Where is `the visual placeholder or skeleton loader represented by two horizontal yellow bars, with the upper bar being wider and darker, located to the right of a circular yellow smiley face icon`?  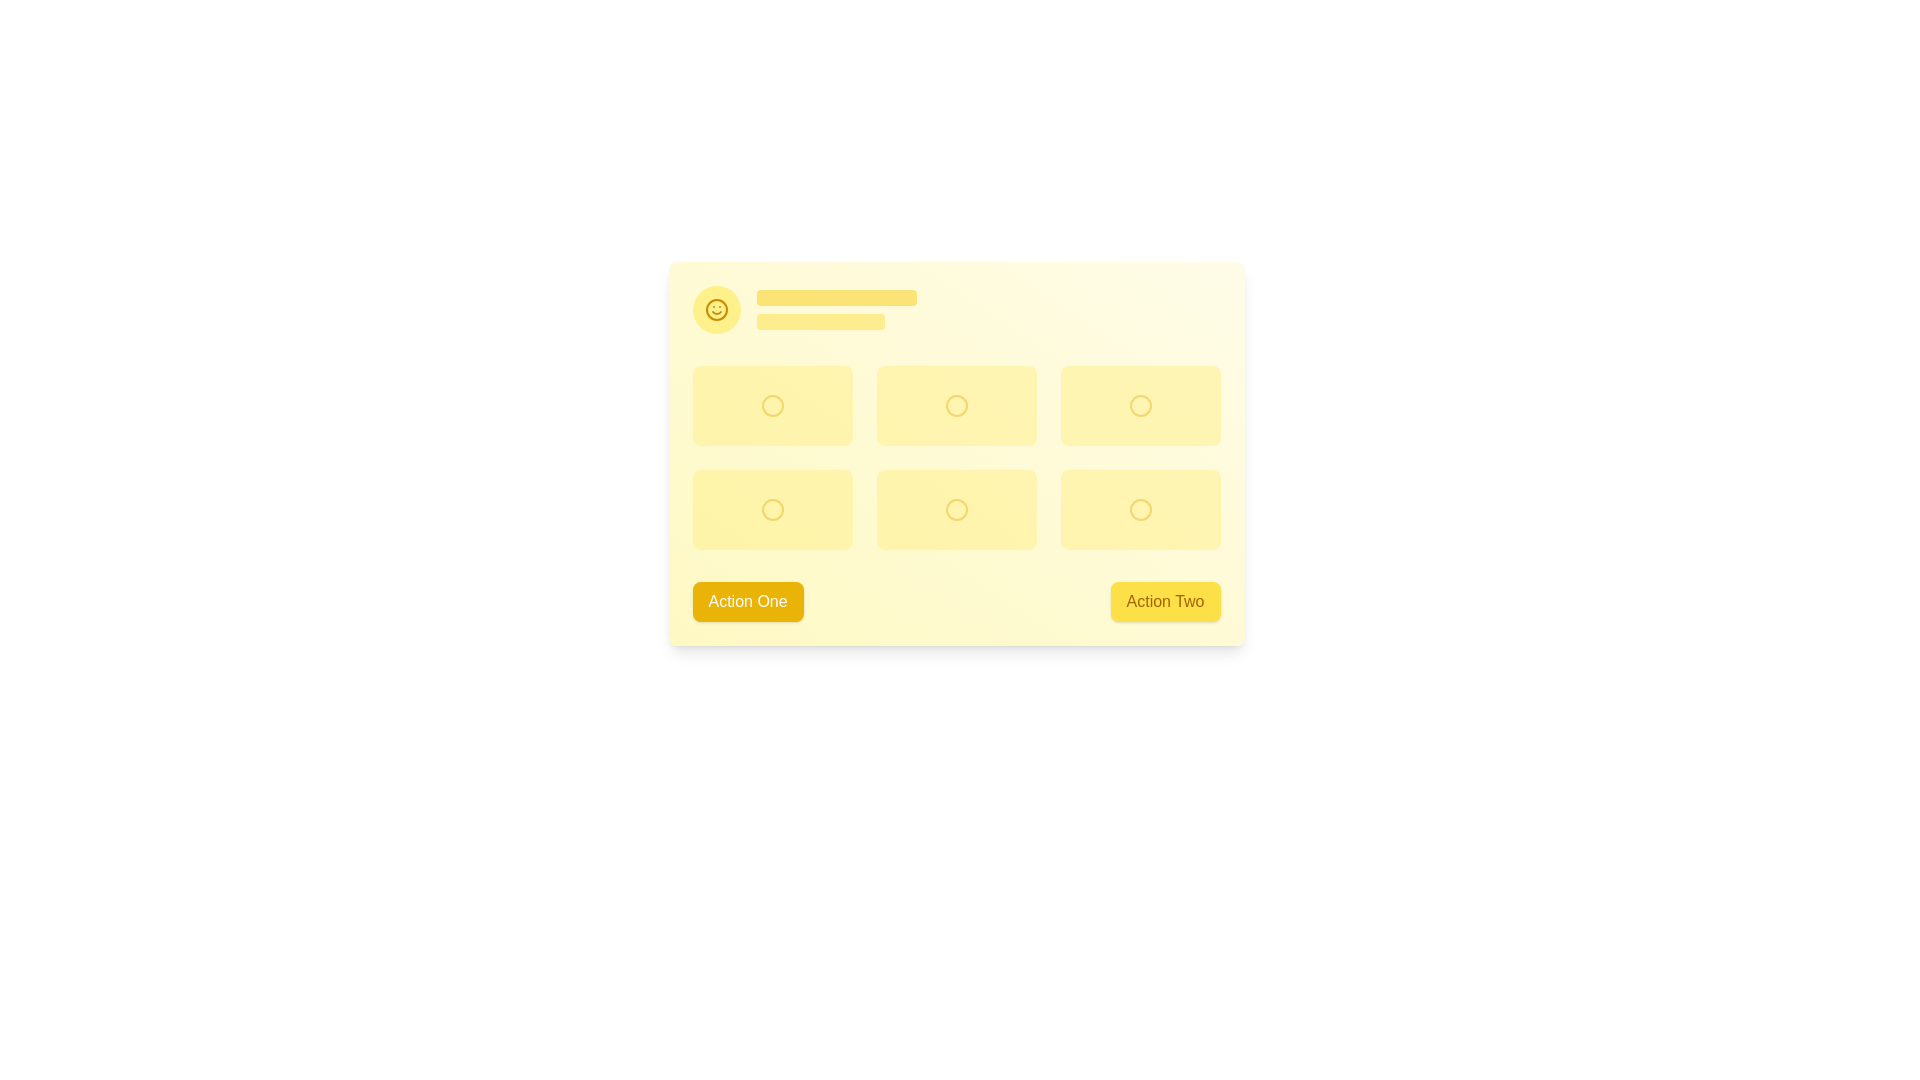
the visual placeholder or skeleton loader represented by two horizontal yellow bars, with the upper bar being wider and darker, located to the right of a circular yellow smiley face icon is located at coordinates (836, 309).